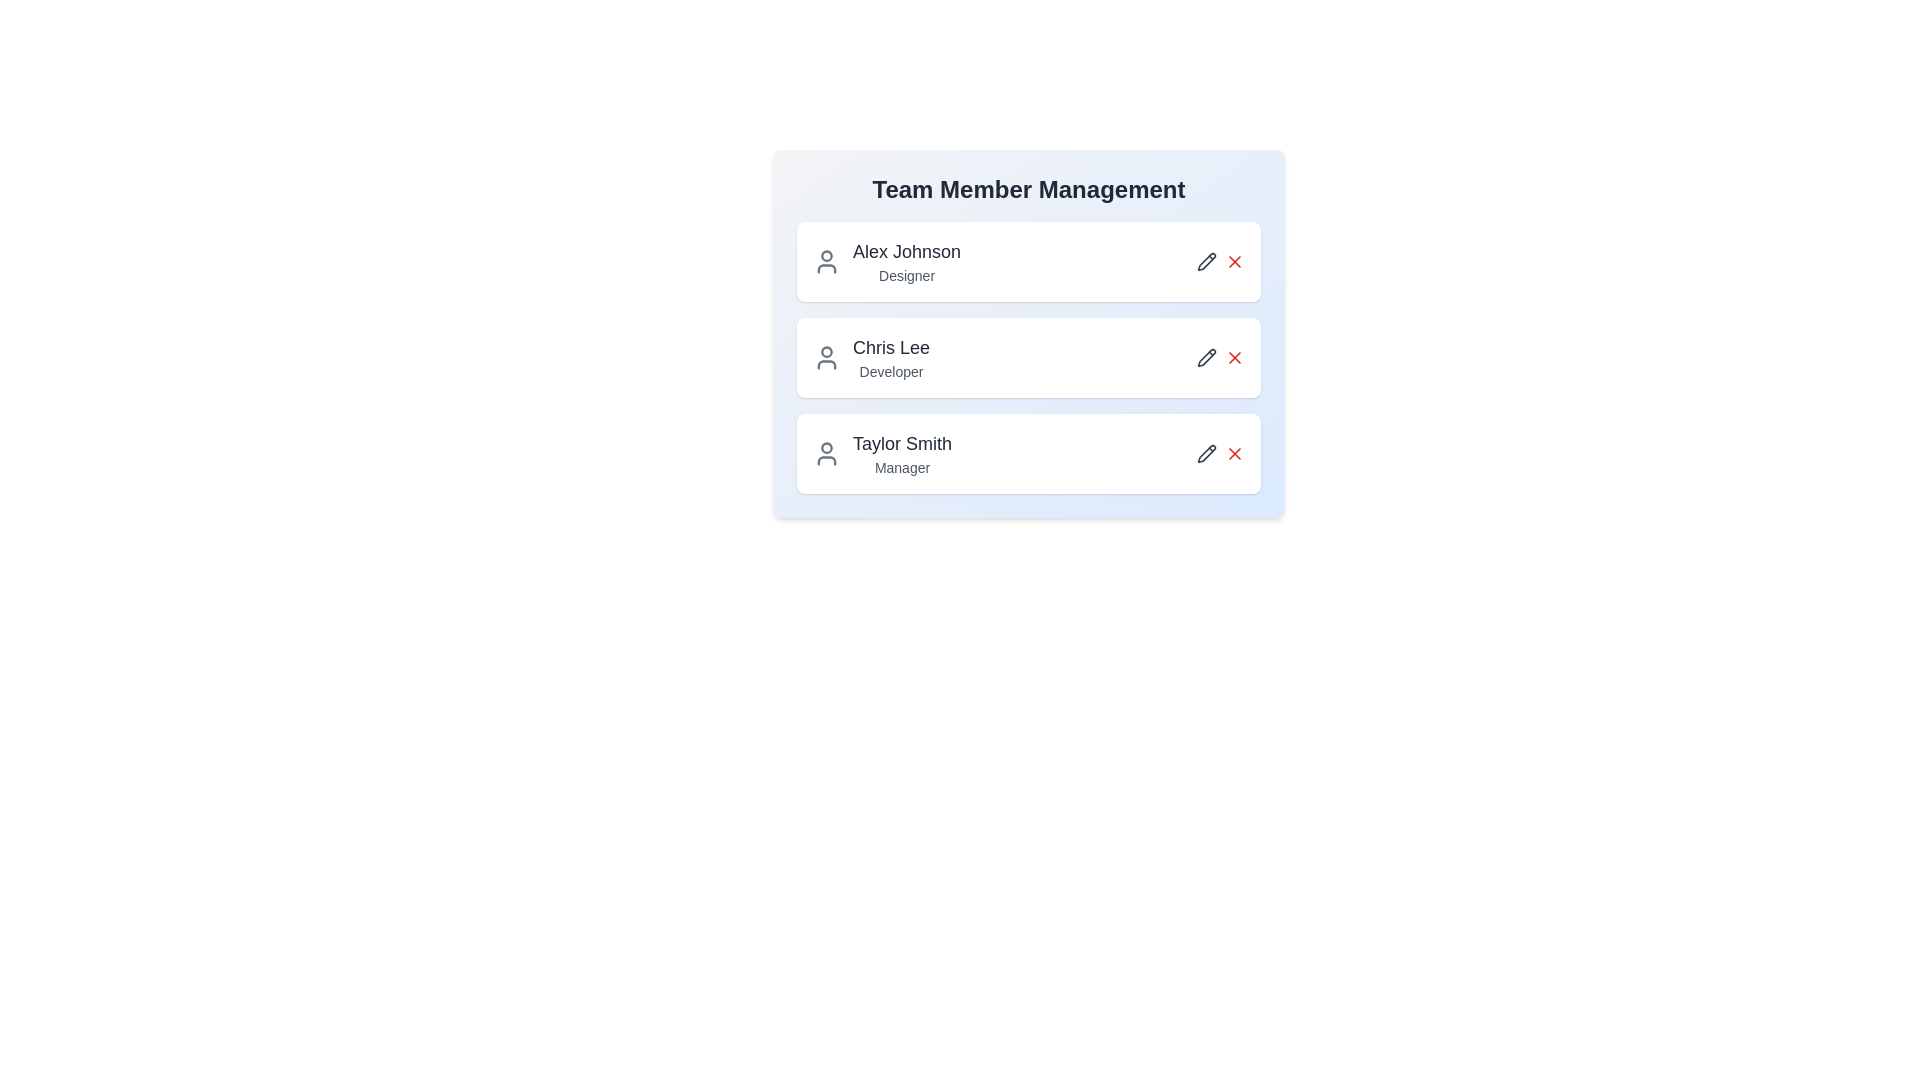 The image size is (1920, 1080). Describe the element at coordinates (1028, 261) in the screenshot. I see `the card of the member to view their details. The parameter Alex Johnson specifies the name of the member whose card is clicked` at that location.